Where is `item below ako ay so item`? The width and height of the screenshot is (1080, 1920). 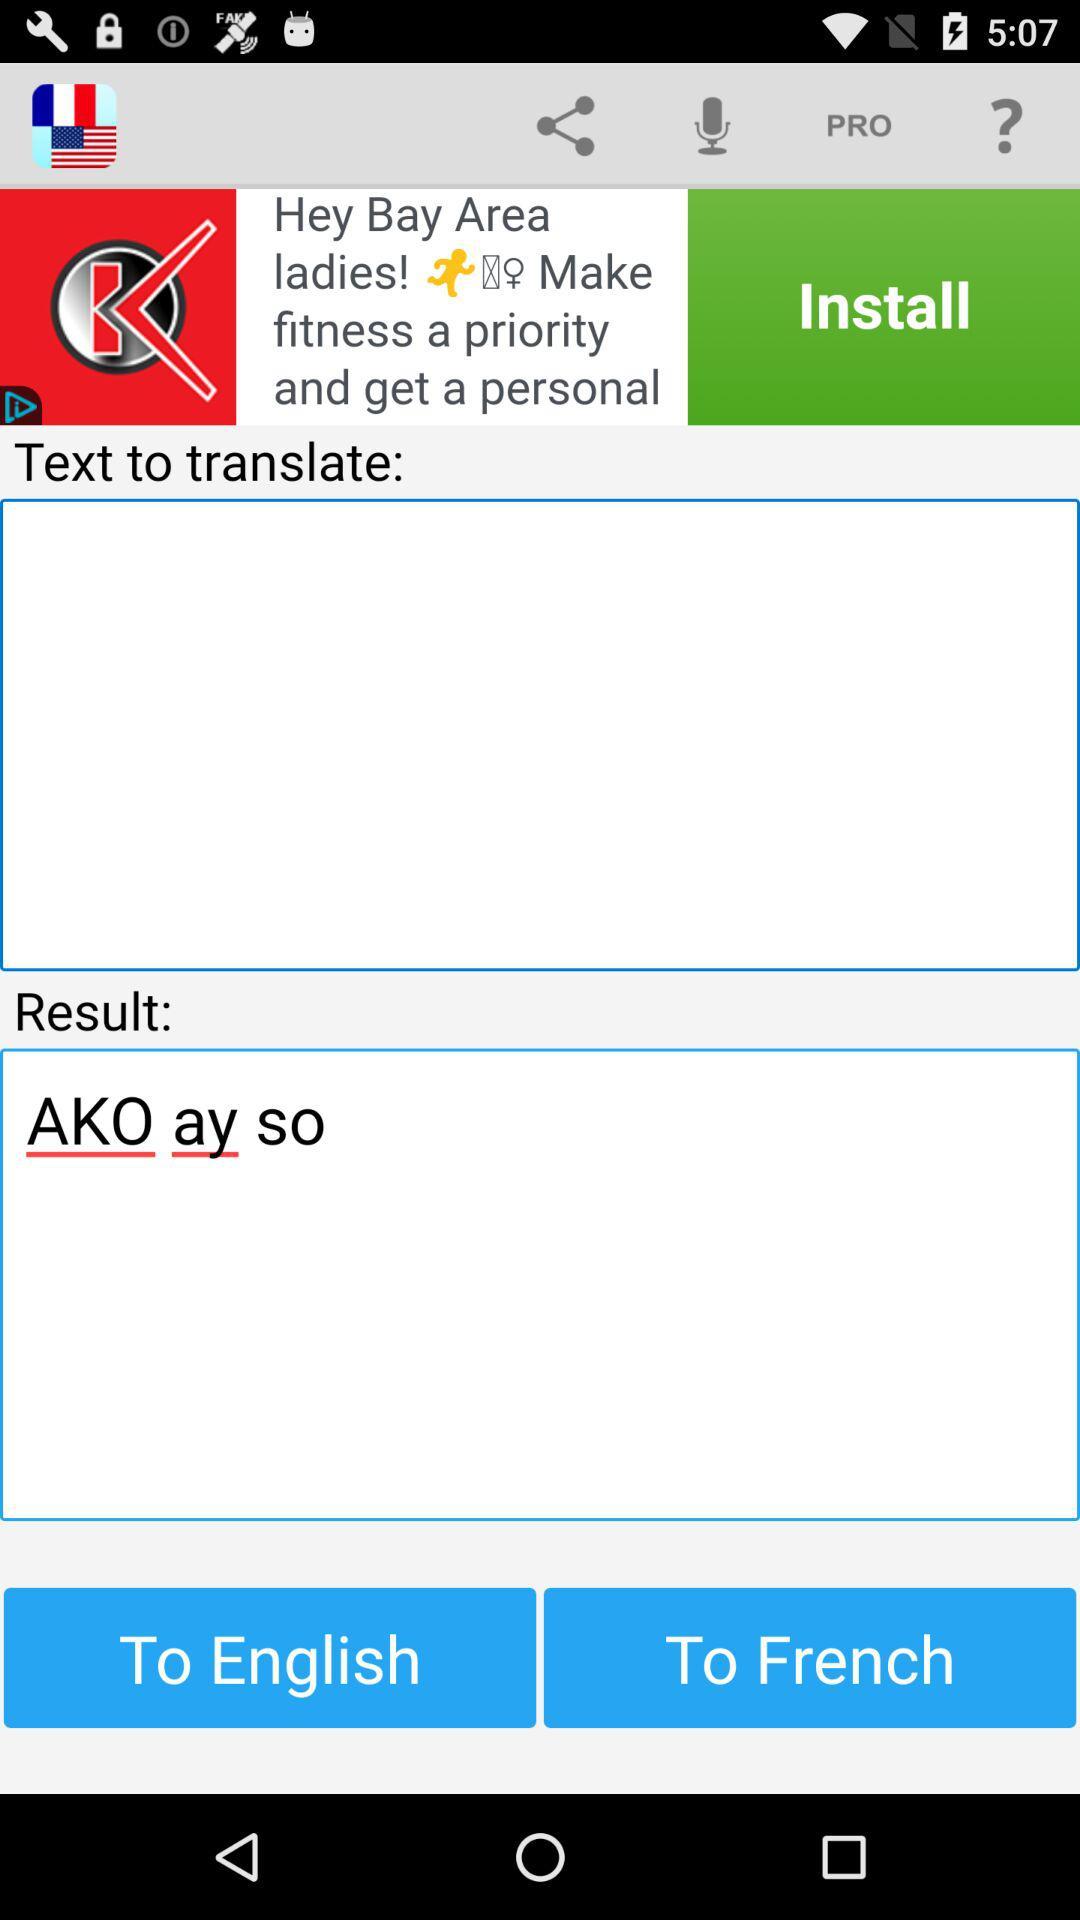
item below ako ay so item is located at coordinates (810, 1657).